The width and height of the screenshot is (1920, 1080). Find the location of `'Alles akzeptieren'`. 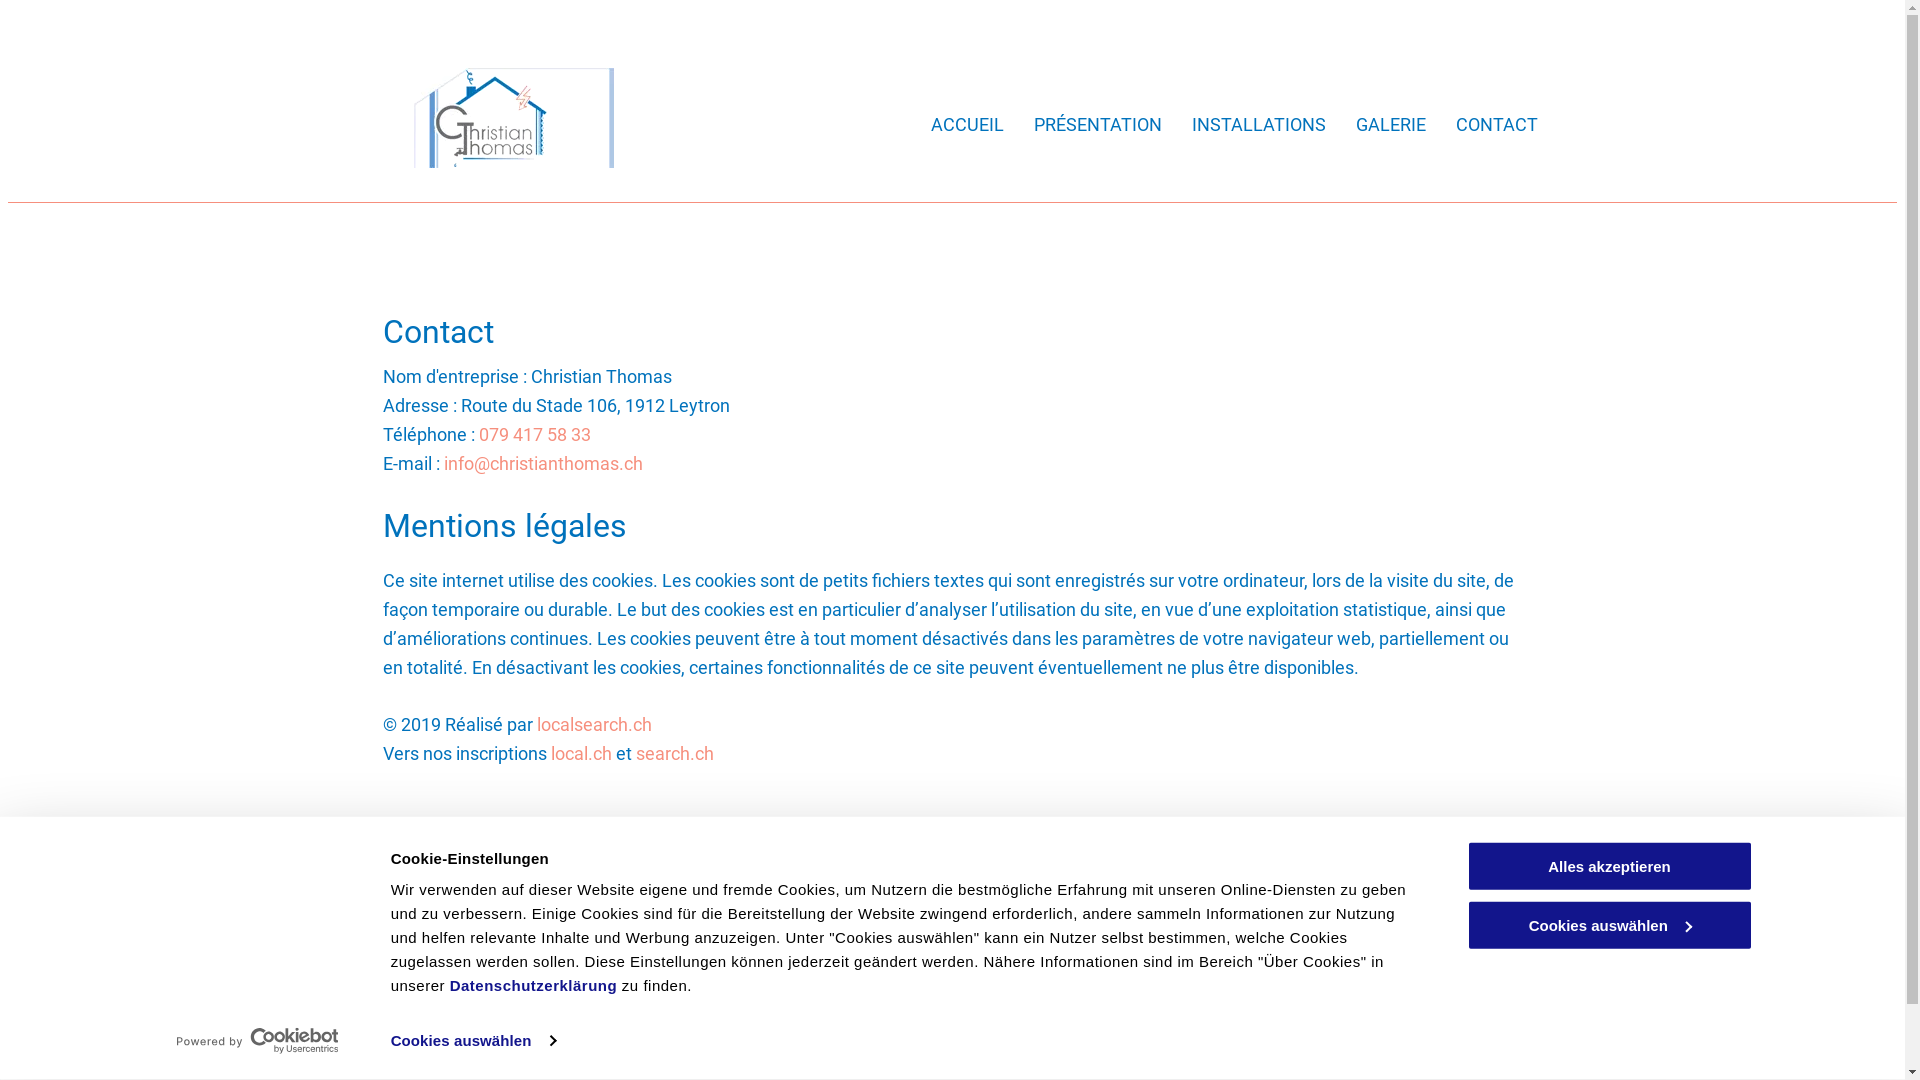

'Alles akzeptieren' is located at coordinates (1608, 865).